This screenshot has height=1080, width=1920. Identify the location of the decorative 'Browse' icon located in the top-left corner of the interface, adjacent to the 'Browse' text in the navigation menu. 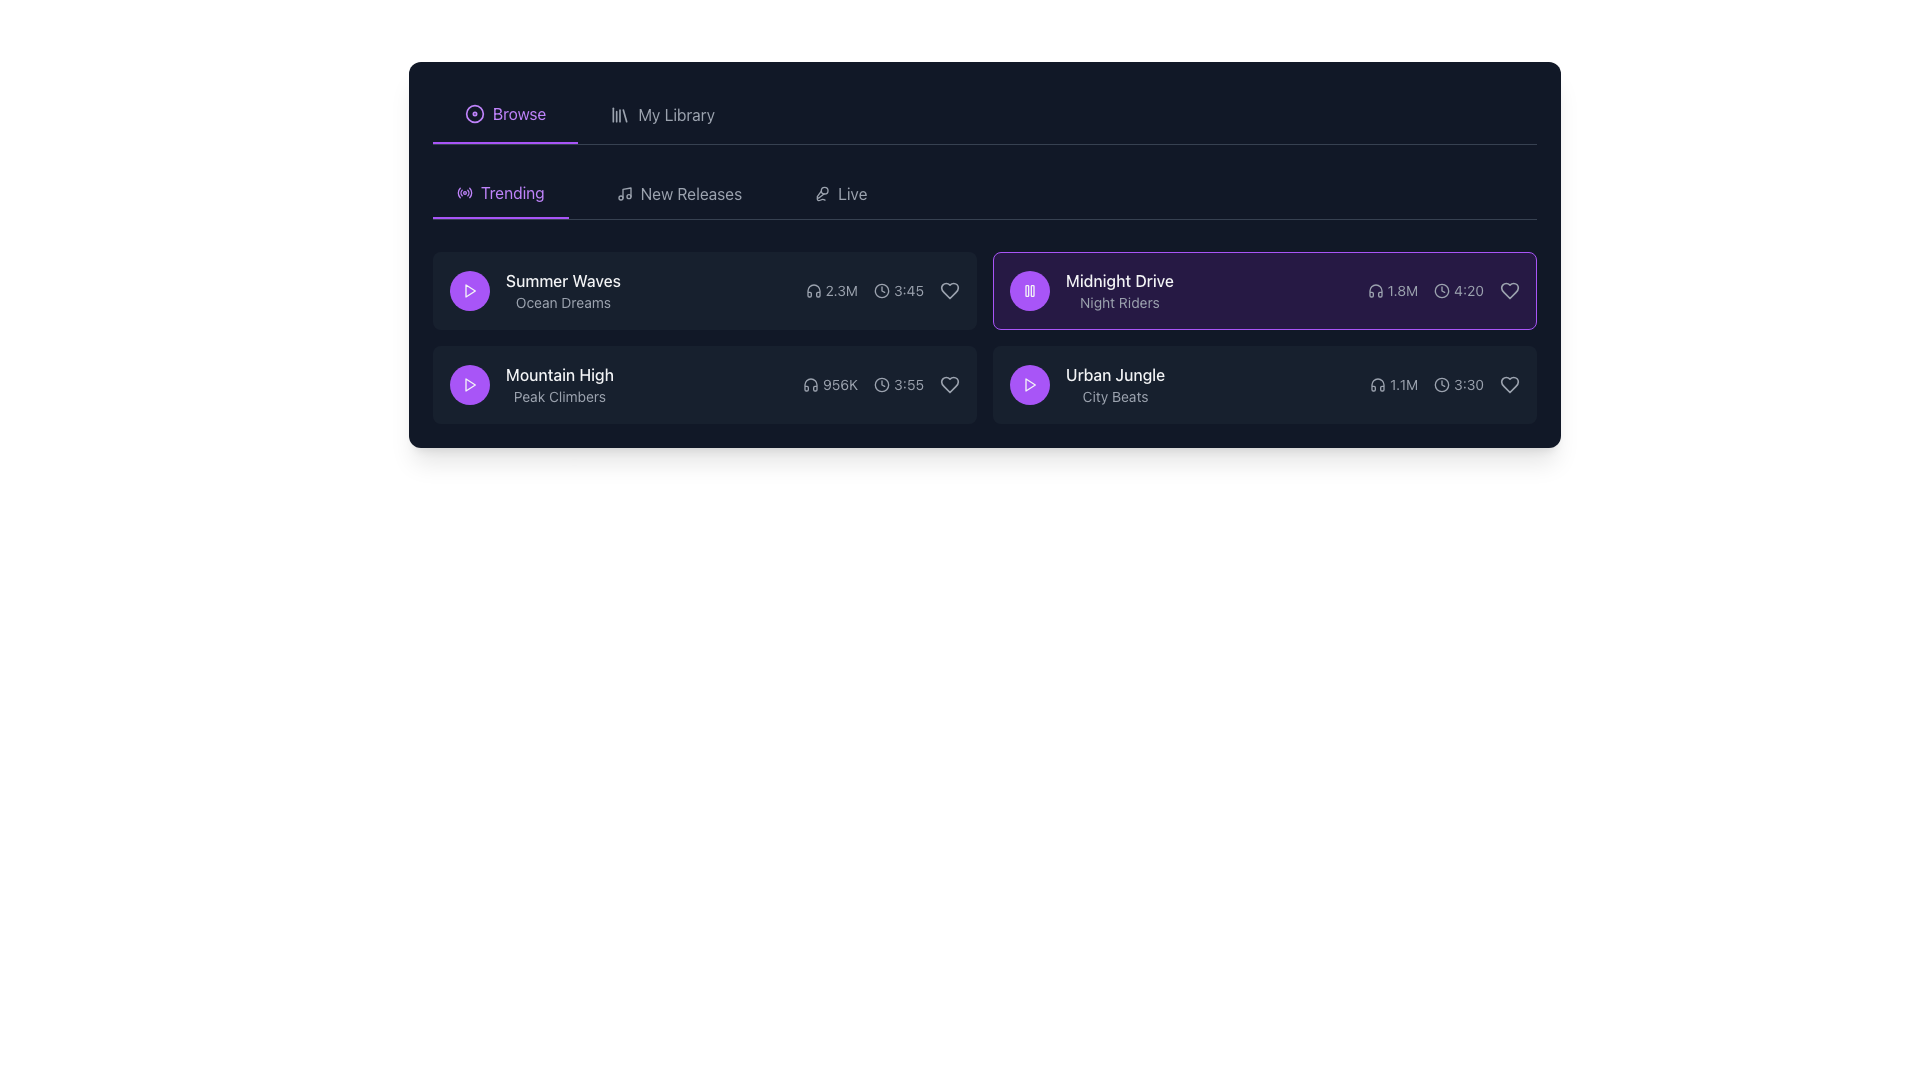
(474, 114).